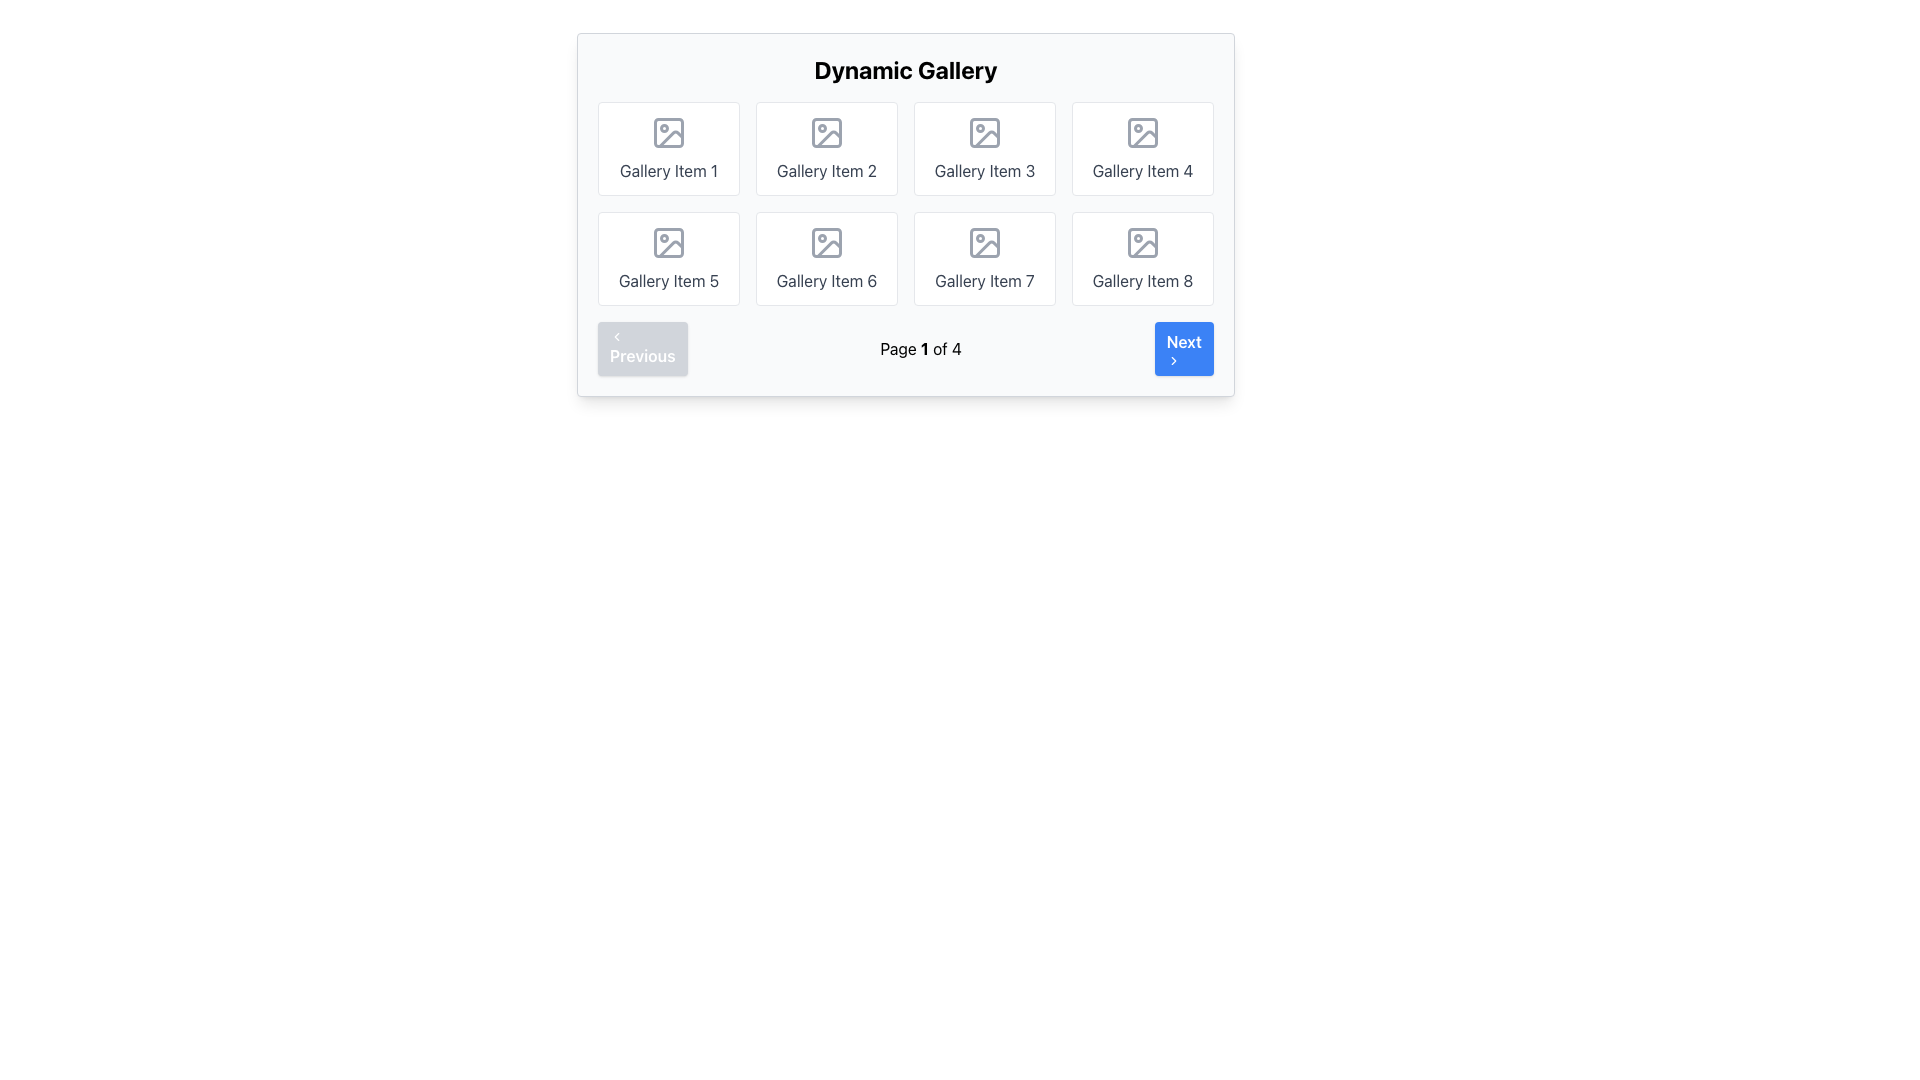 The image size is (1920, 1080). Describe the element at coordinates (668, 281) in the screenshot. I see `text content of the text label displaying 'Gallery Item 5' in the second column of the first row of the gallery grid` at that location.